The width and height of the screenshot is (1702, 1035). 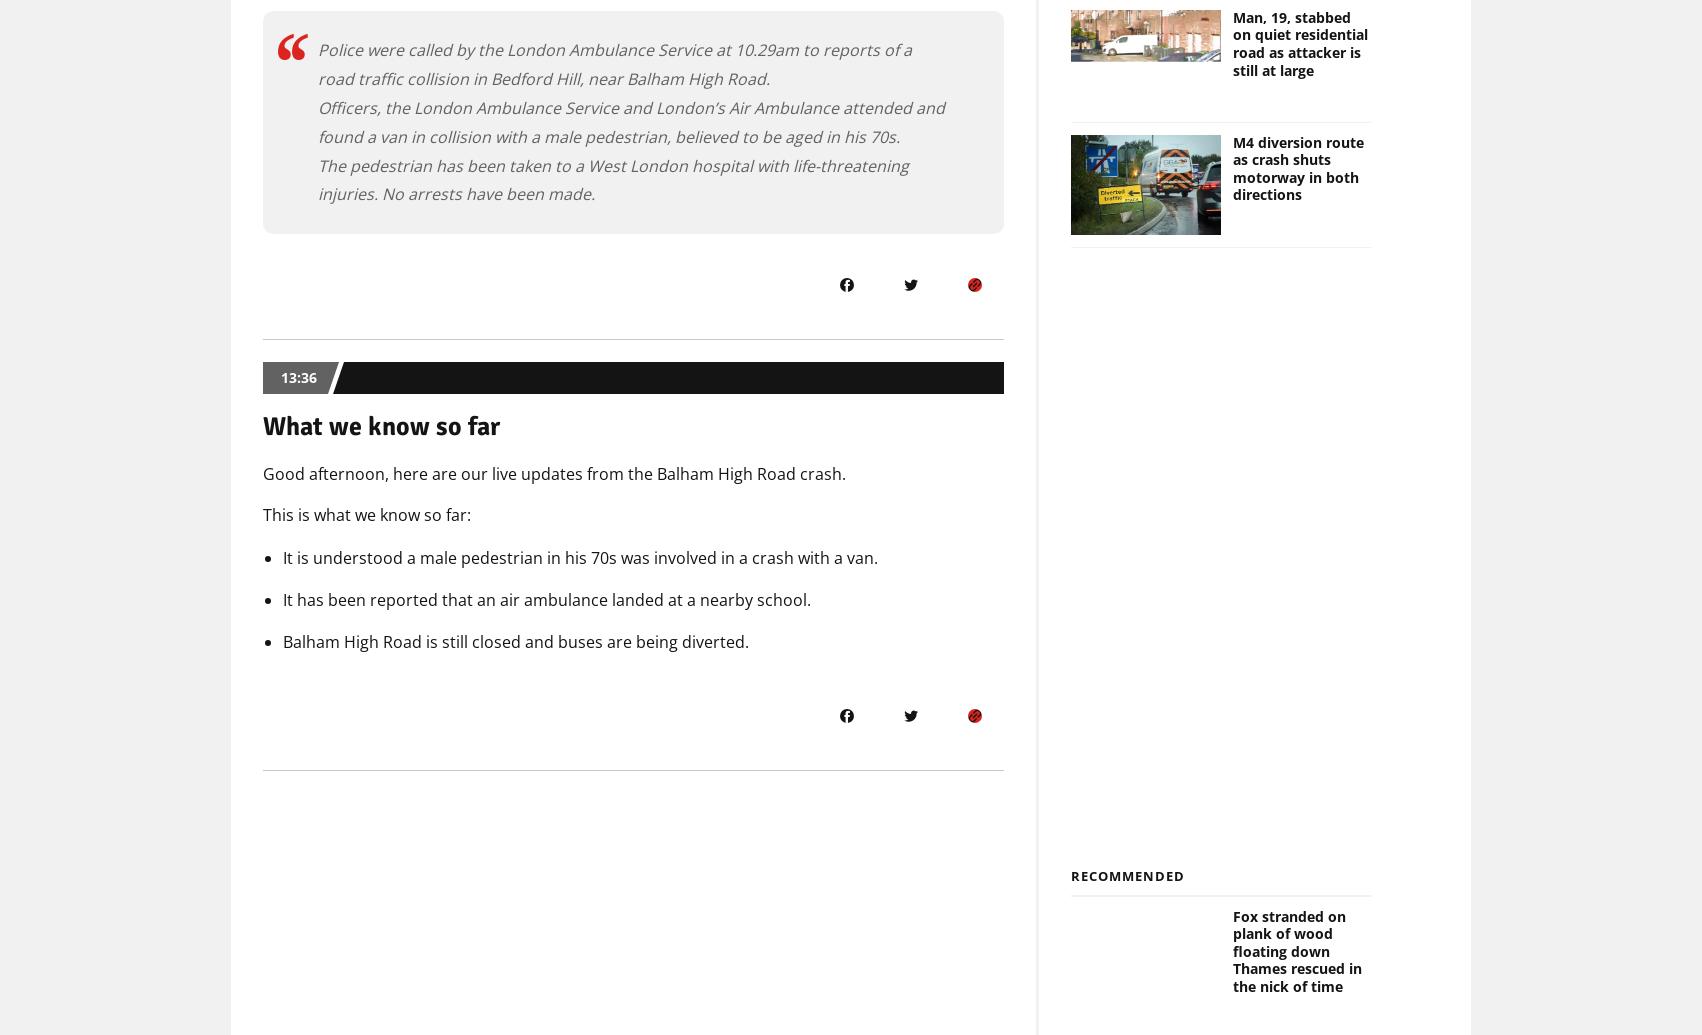 I want to click on 'Fox stranded on plank of wood floating down Thames rescued in the nick of time', so click(x=1295, y=949).